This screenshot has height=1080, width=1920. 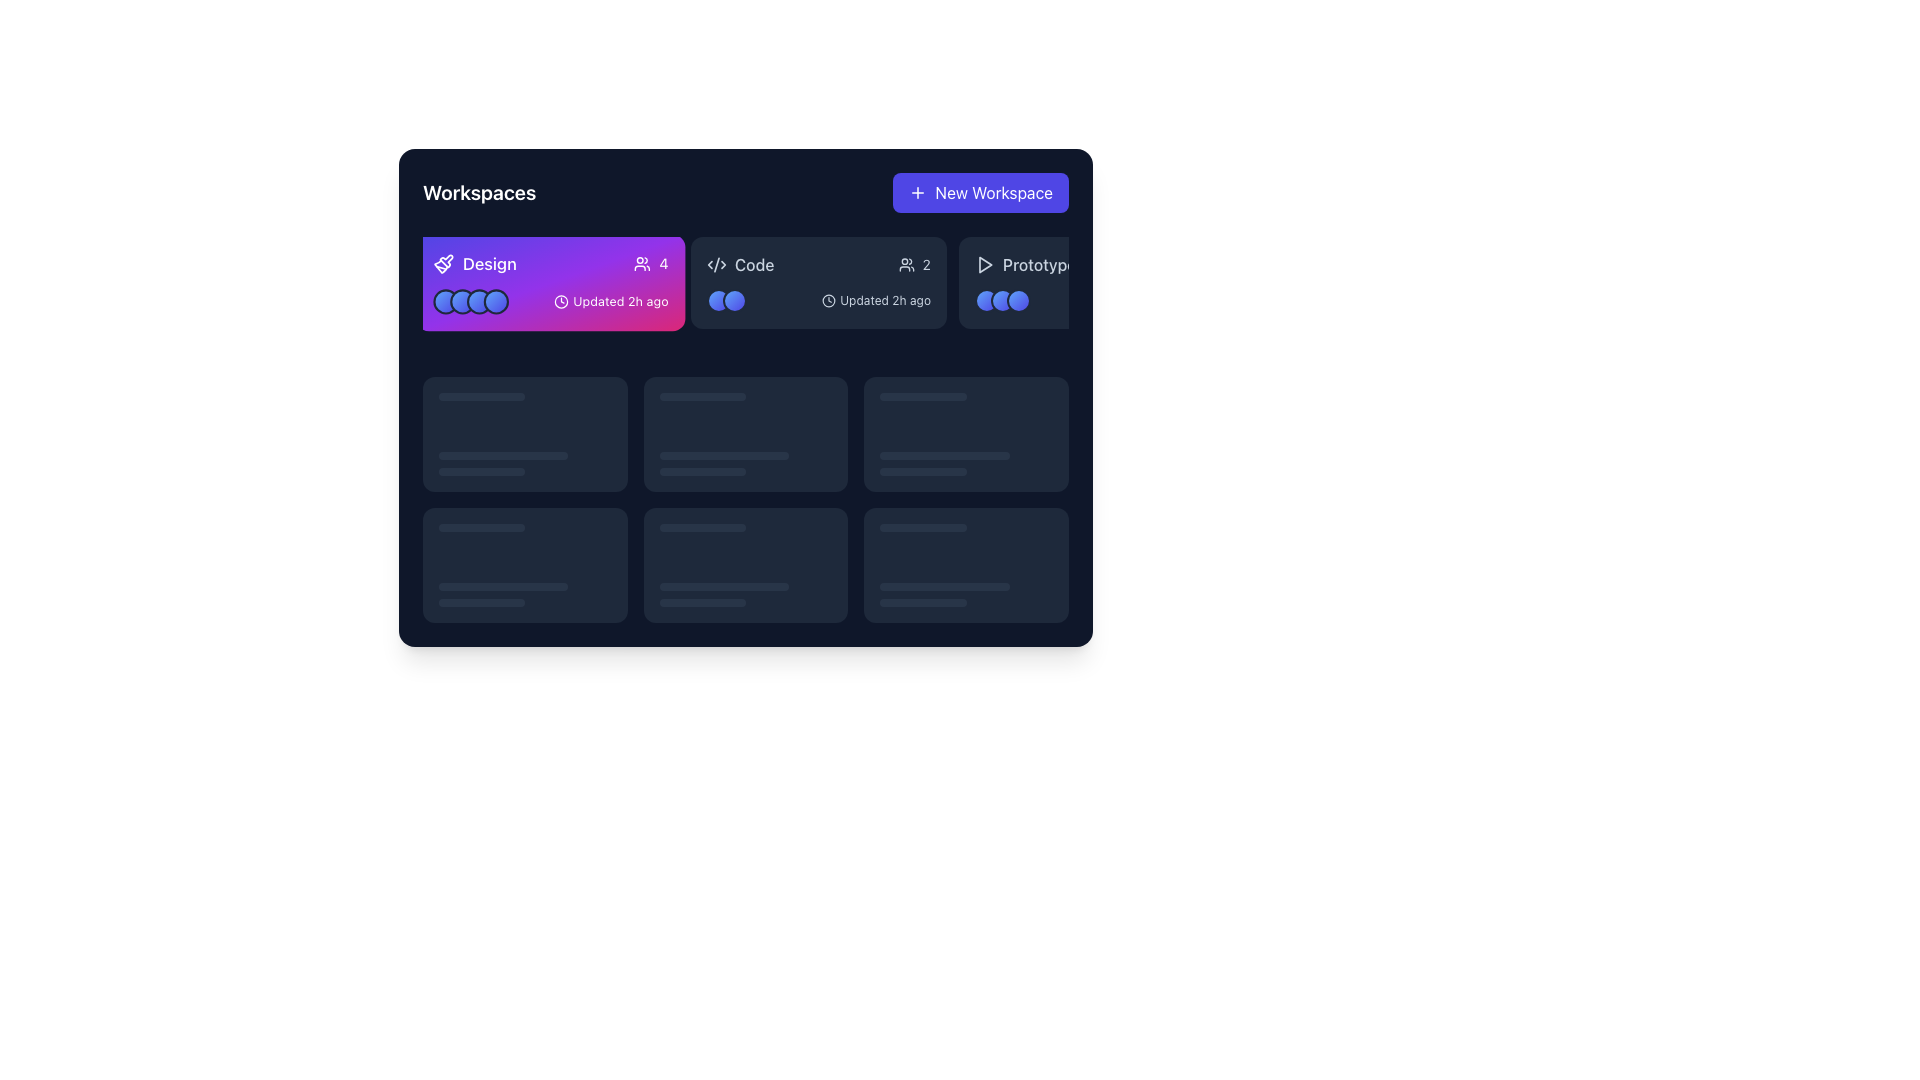 What do you see at coordinates (1003, 300) in the screenshot?
I see `grouped visual indicator composed of circular shapes located to the left of the timestamp text in the 'Updated 2h ago' section of the Prototype workspace card` at bounding box center [1003, 300].